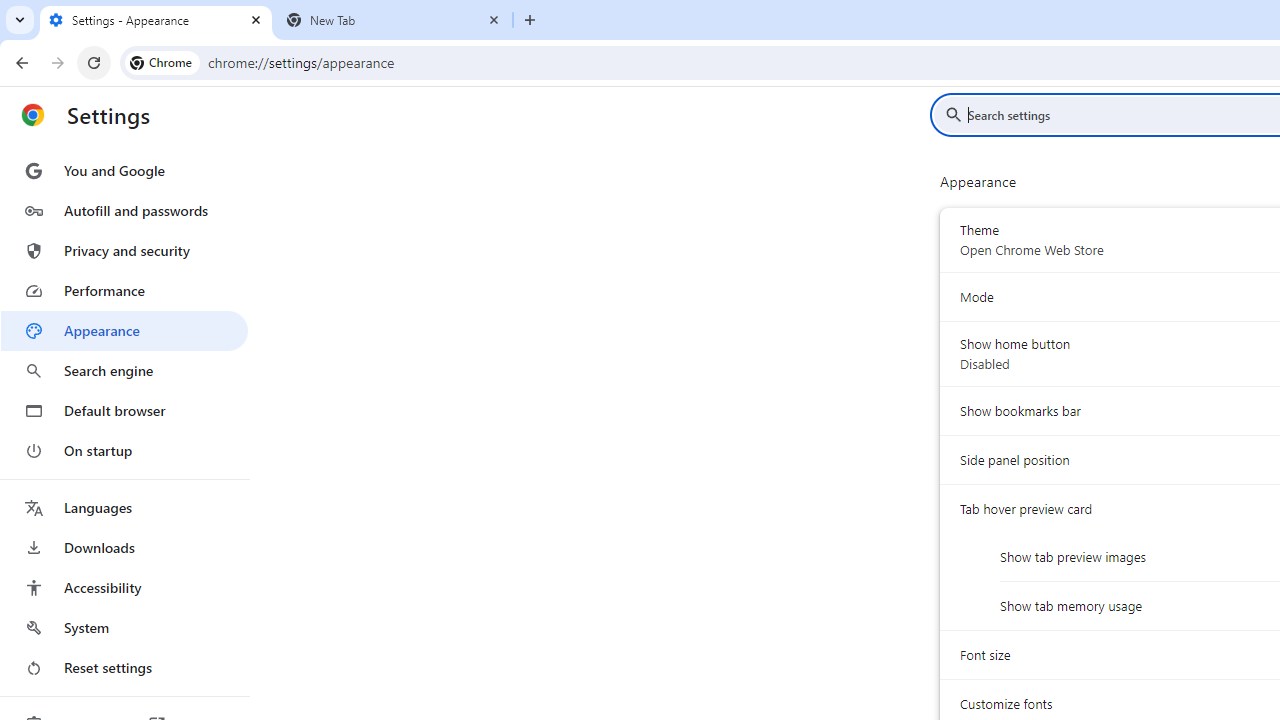 The image size is (1280, 720). Describe the element at coordinates (19, 61) in the screenshot. I see `'Back'` at that location.